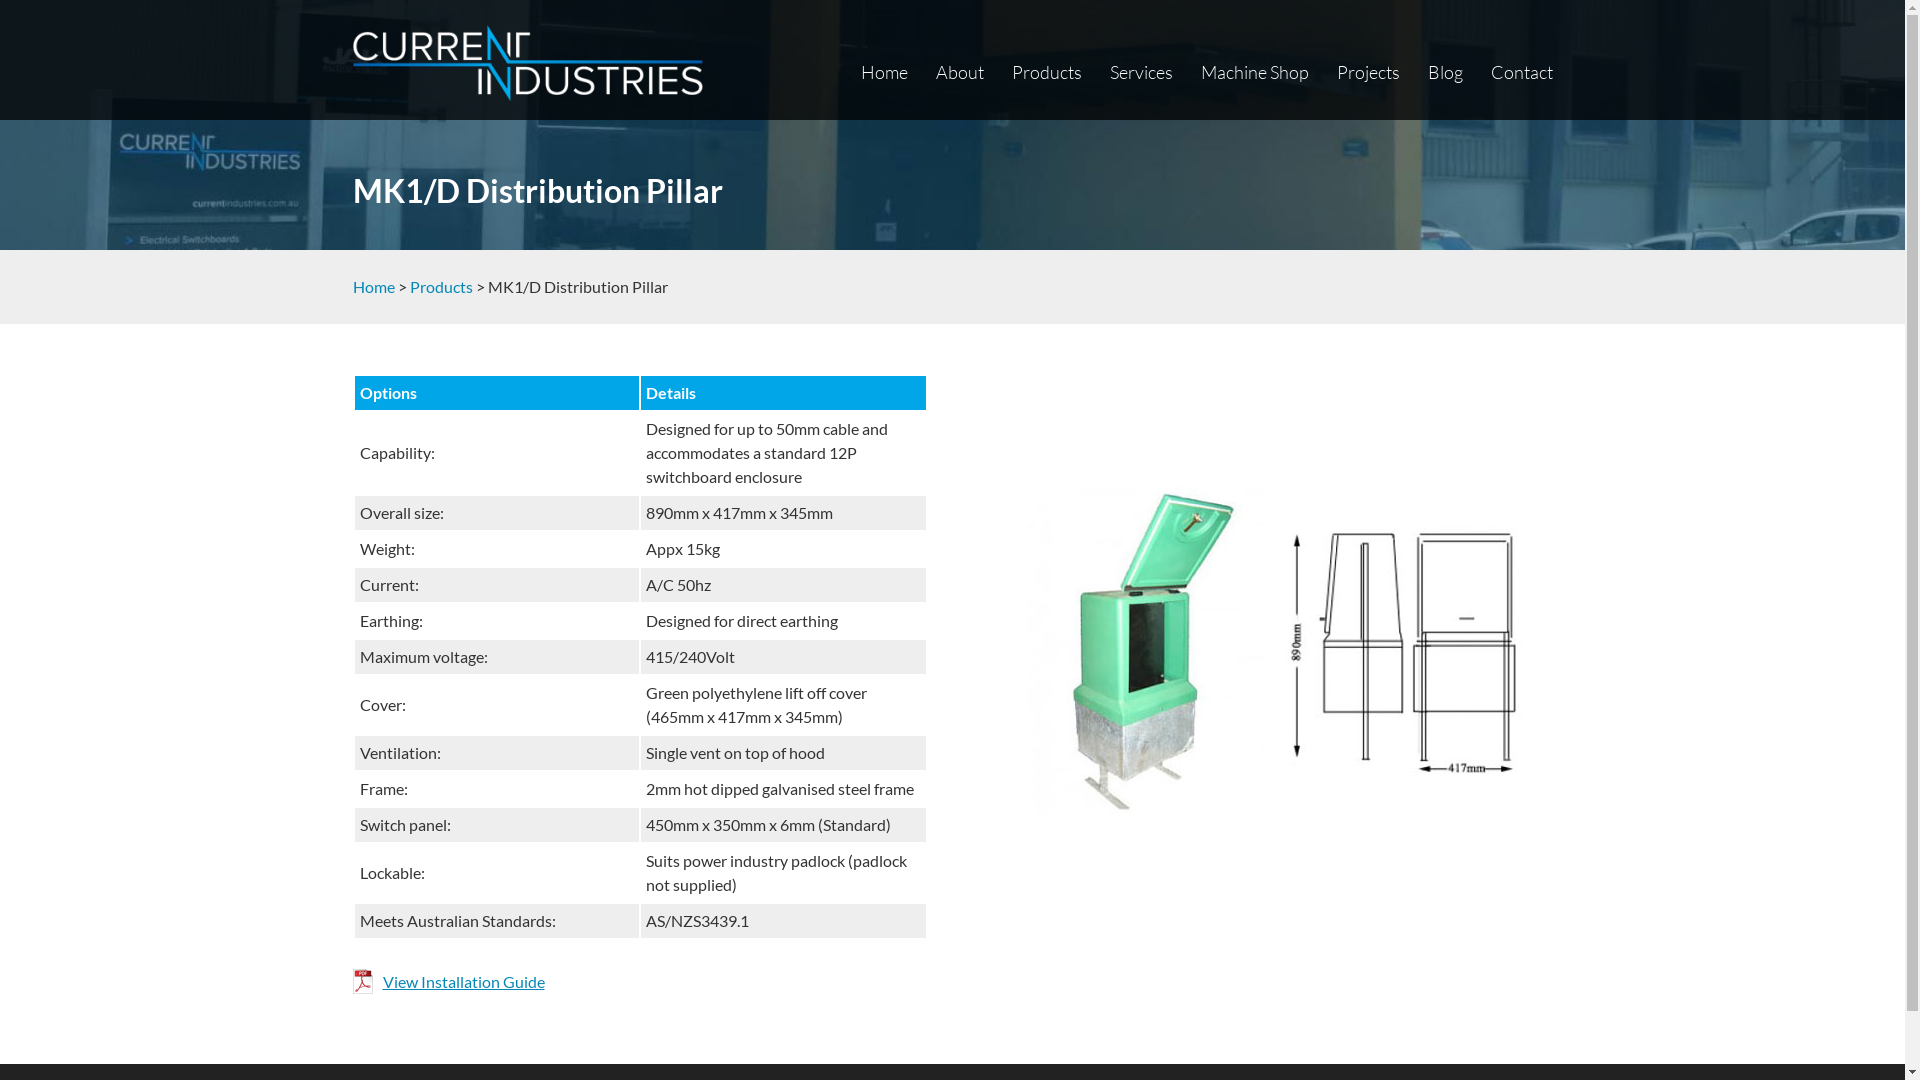 This screenshot has width=1920, height=1080. I want to click on 'Products', so click(408, 286).